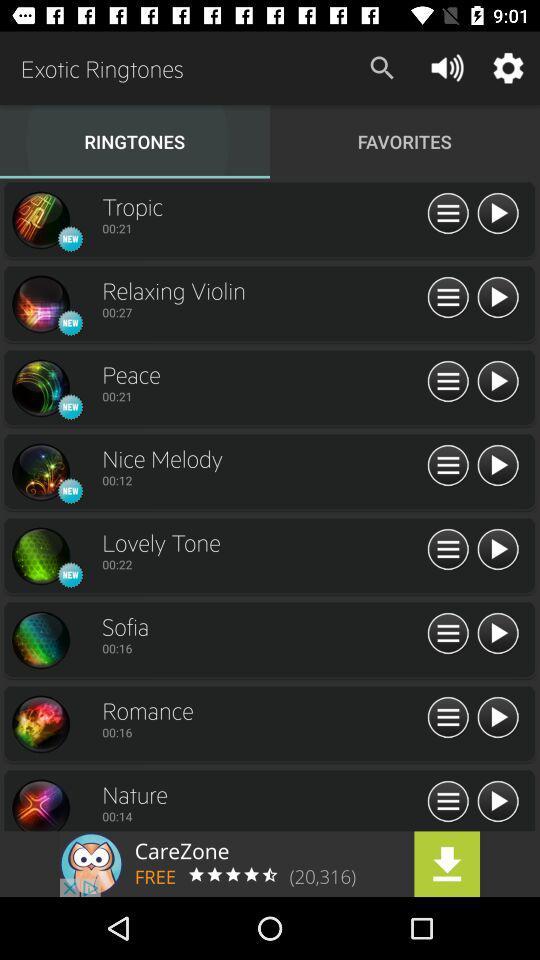  I want to click on the track titled tropic, so click(496, 214).